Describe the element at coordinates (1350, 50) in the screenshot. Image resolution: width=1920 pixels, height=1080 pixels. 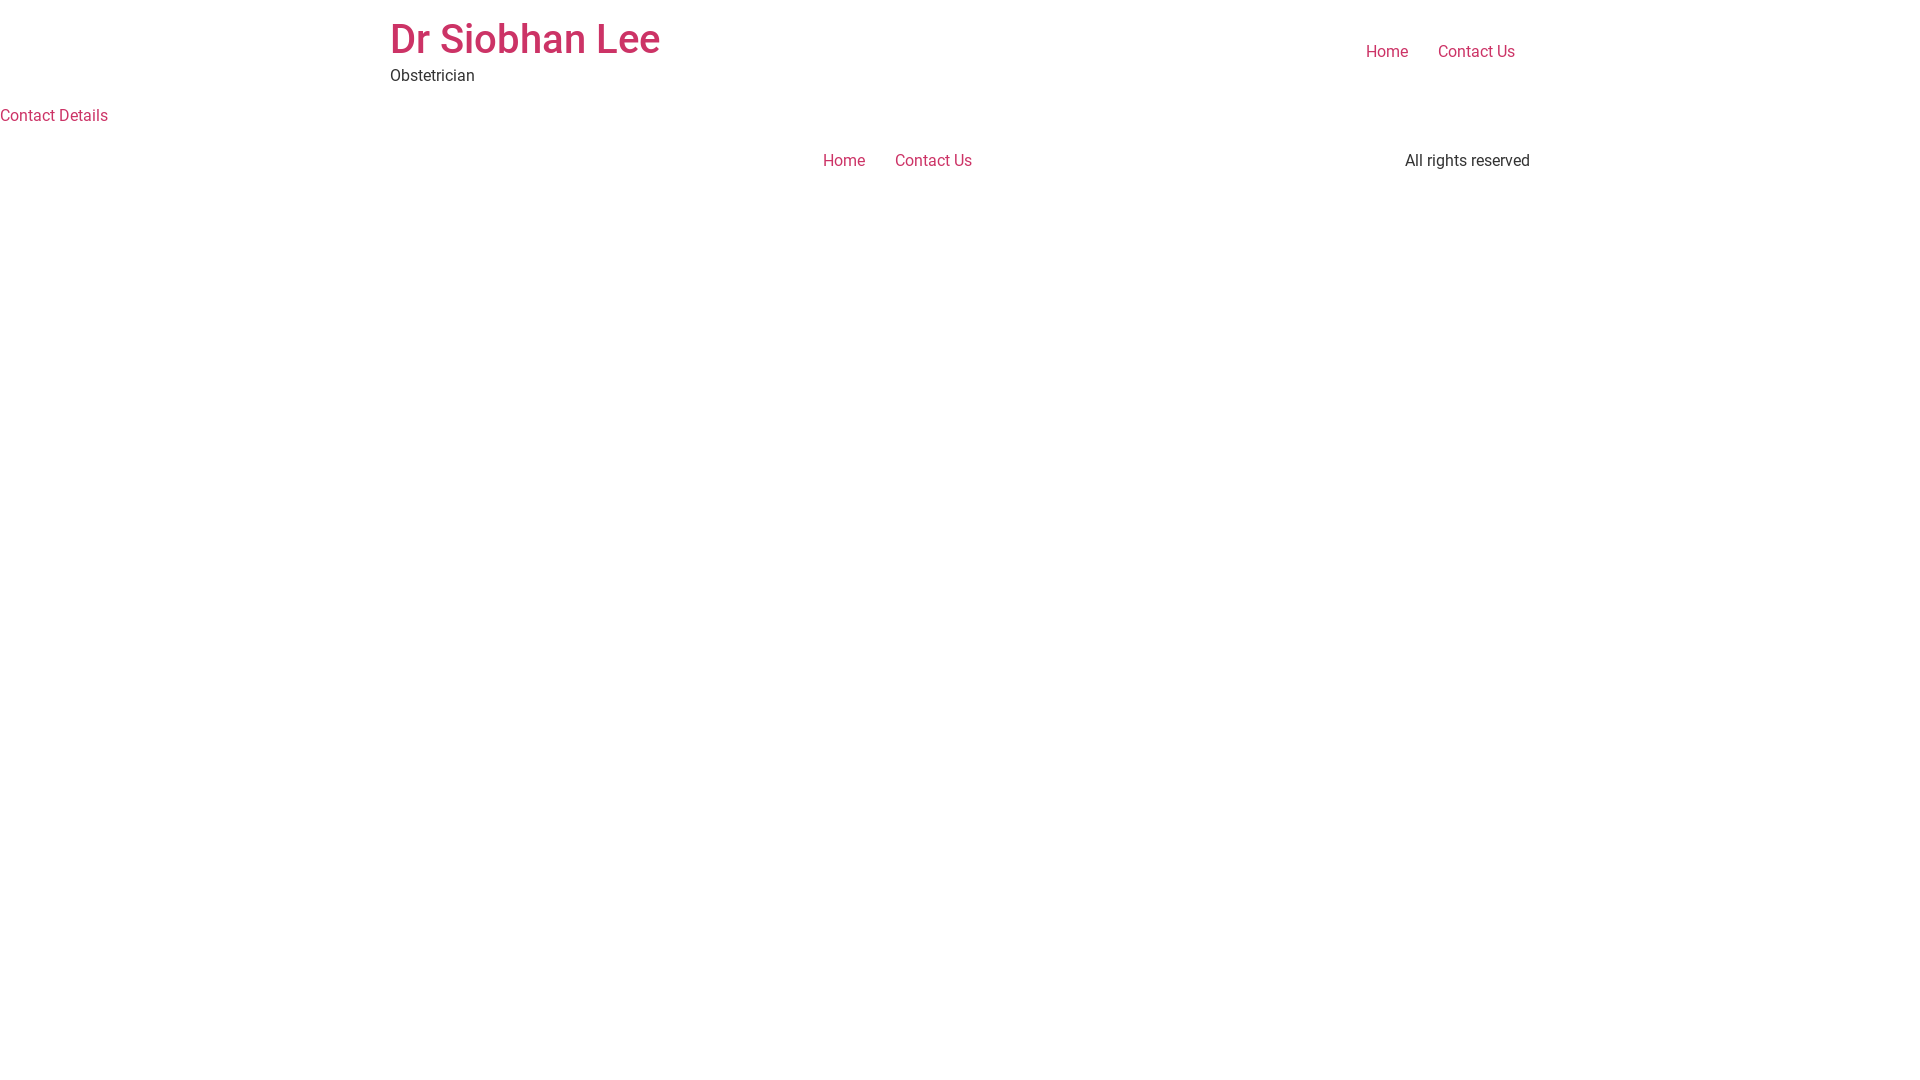
I see `'Home'` at that location.